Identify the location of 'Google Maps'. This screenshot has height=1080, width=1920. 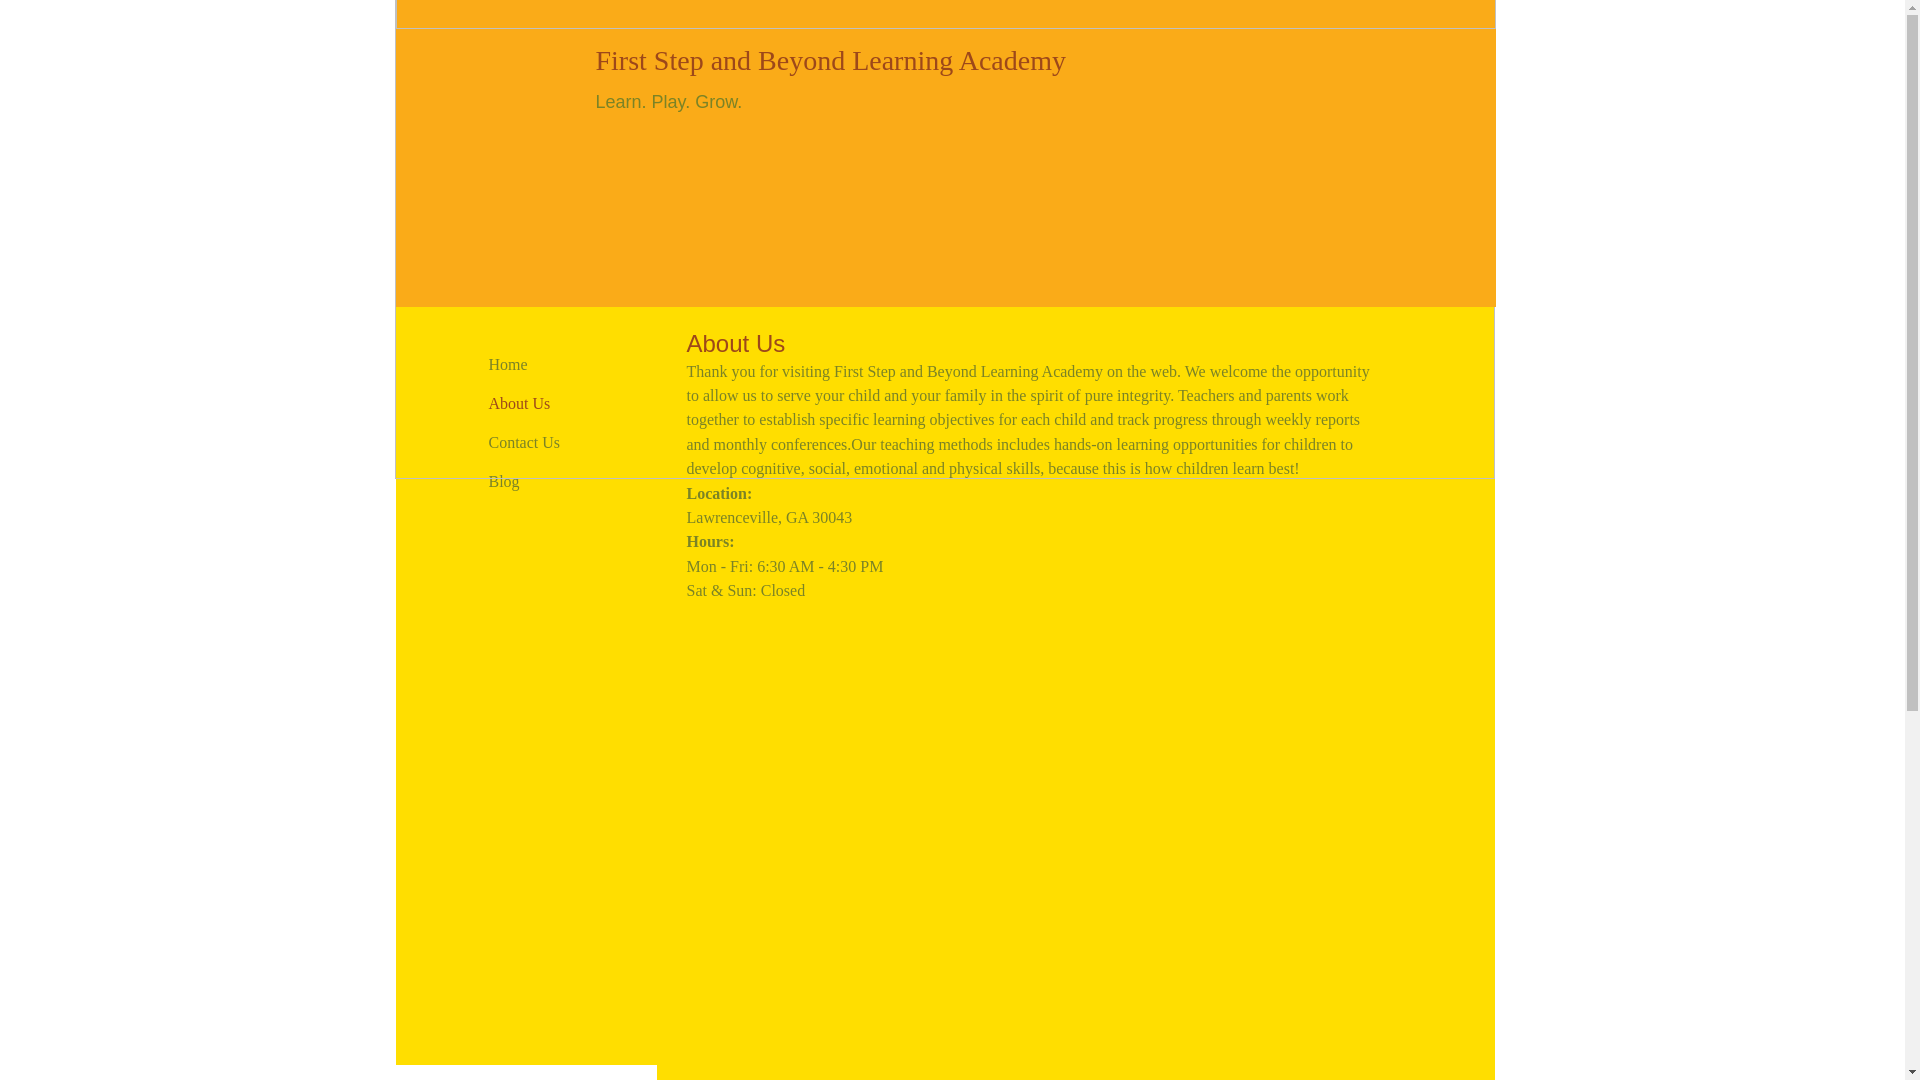
(1030, 813).